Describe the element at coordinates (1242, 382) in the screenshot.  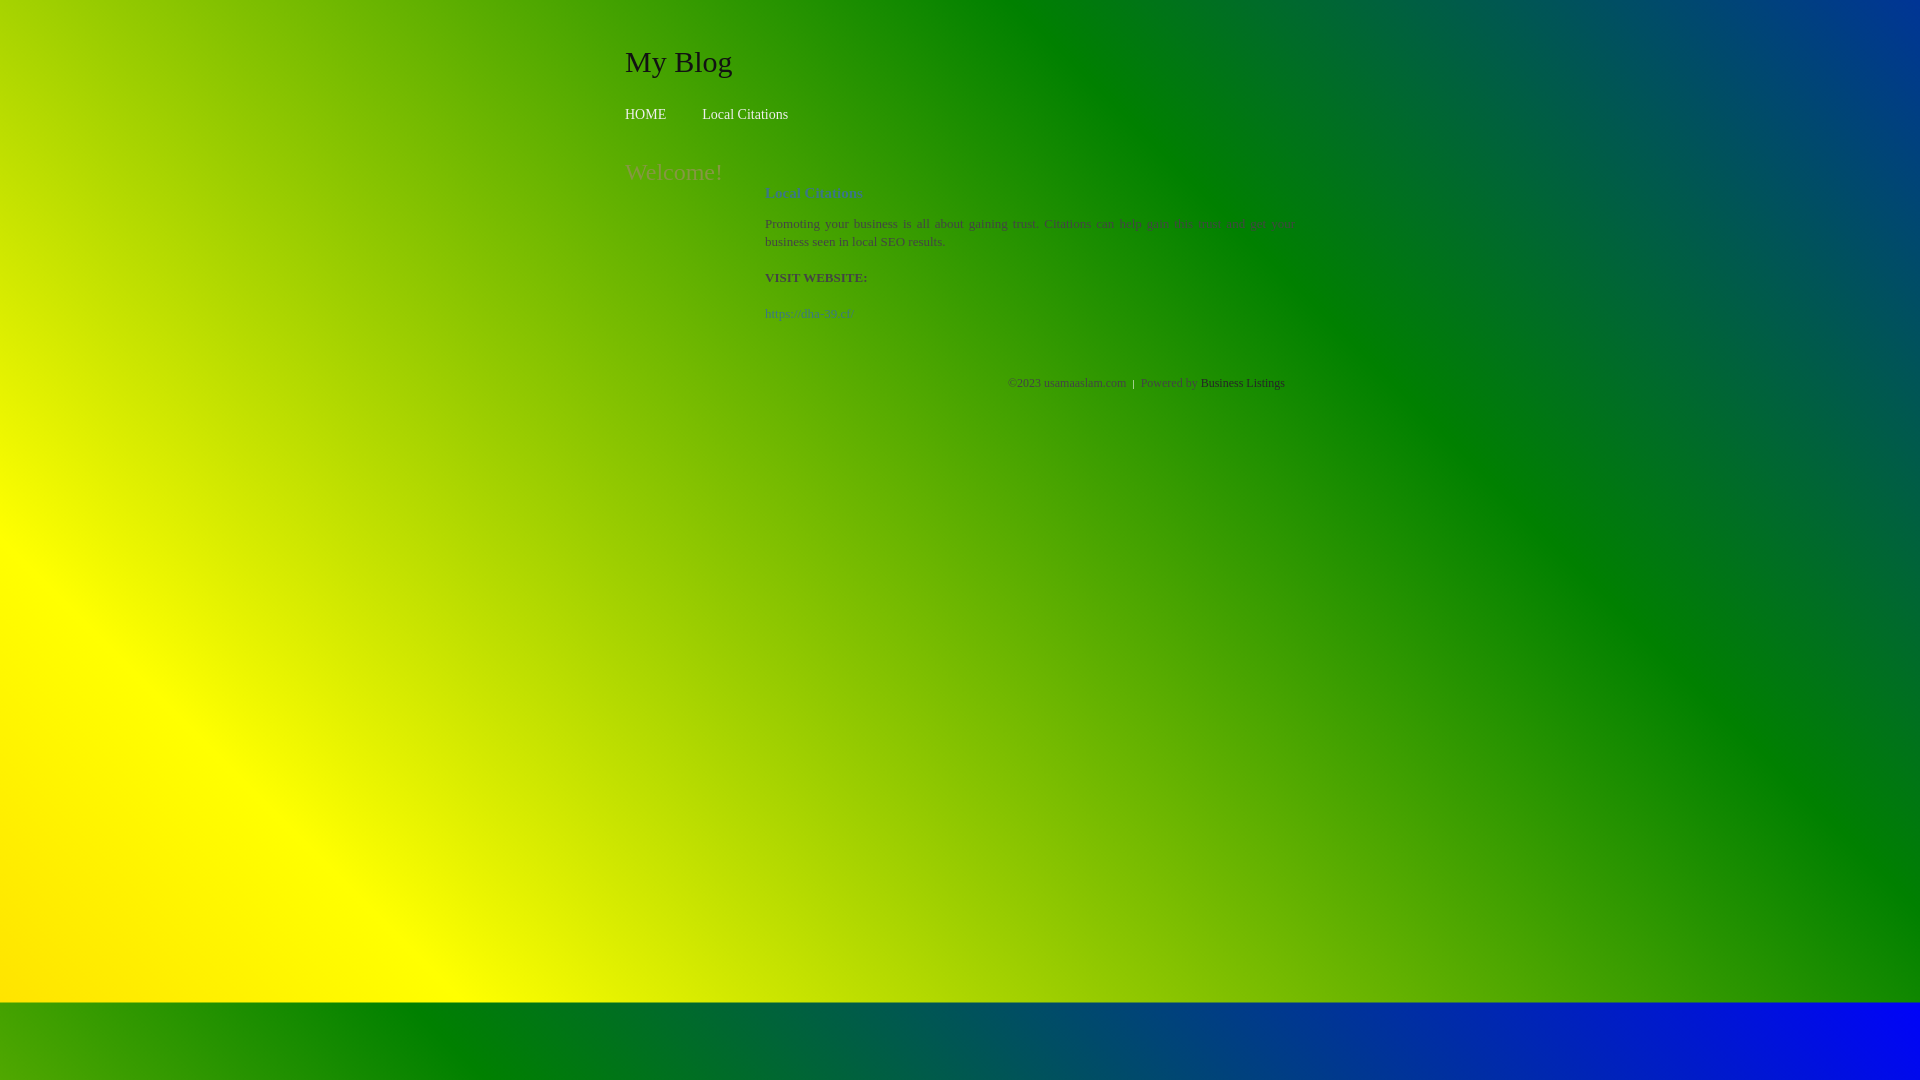
I see `'Business Listings'` at that location.